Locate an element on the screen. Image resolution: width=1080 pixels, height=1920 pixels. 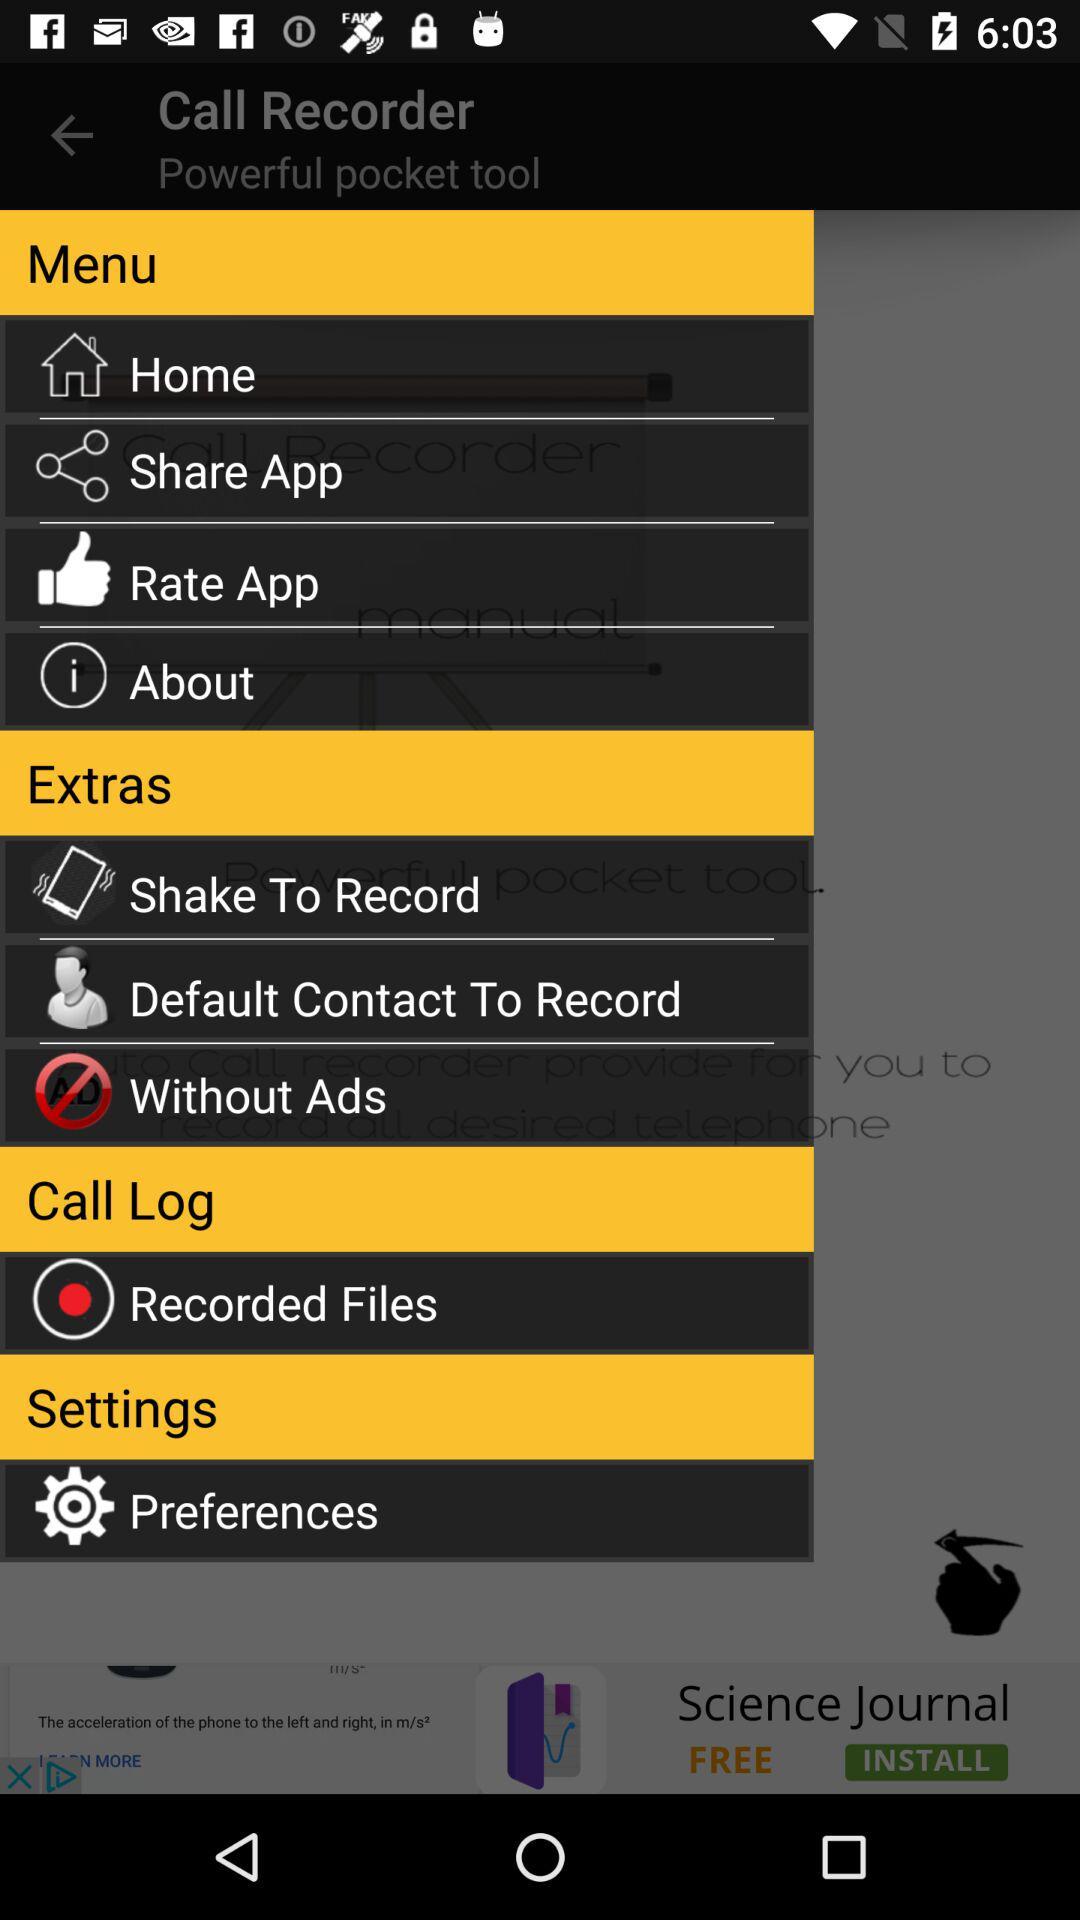
the item to the left of call recorder icon is located at coordinates (72, 135).